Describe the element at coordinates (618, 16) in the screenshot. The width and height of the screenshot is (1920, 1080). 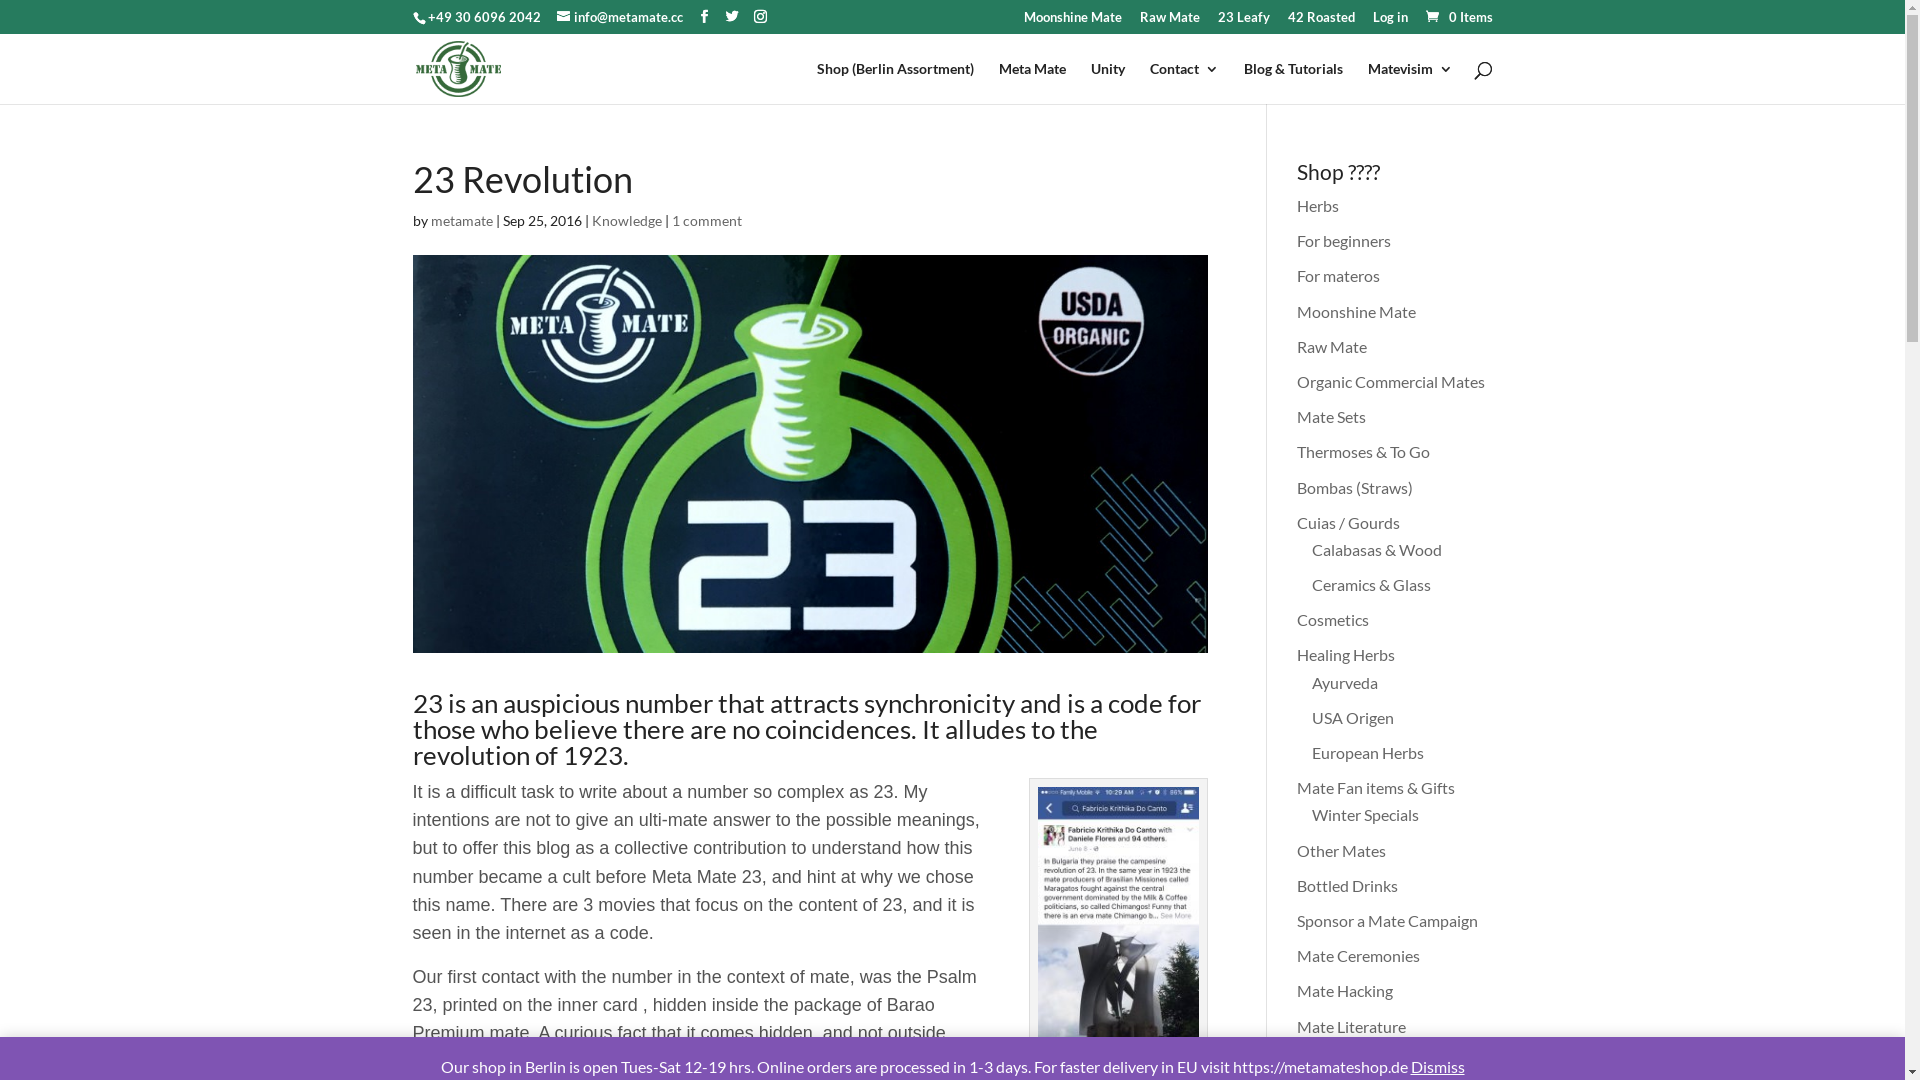
I see `'info@metamate.cc'` at that location.